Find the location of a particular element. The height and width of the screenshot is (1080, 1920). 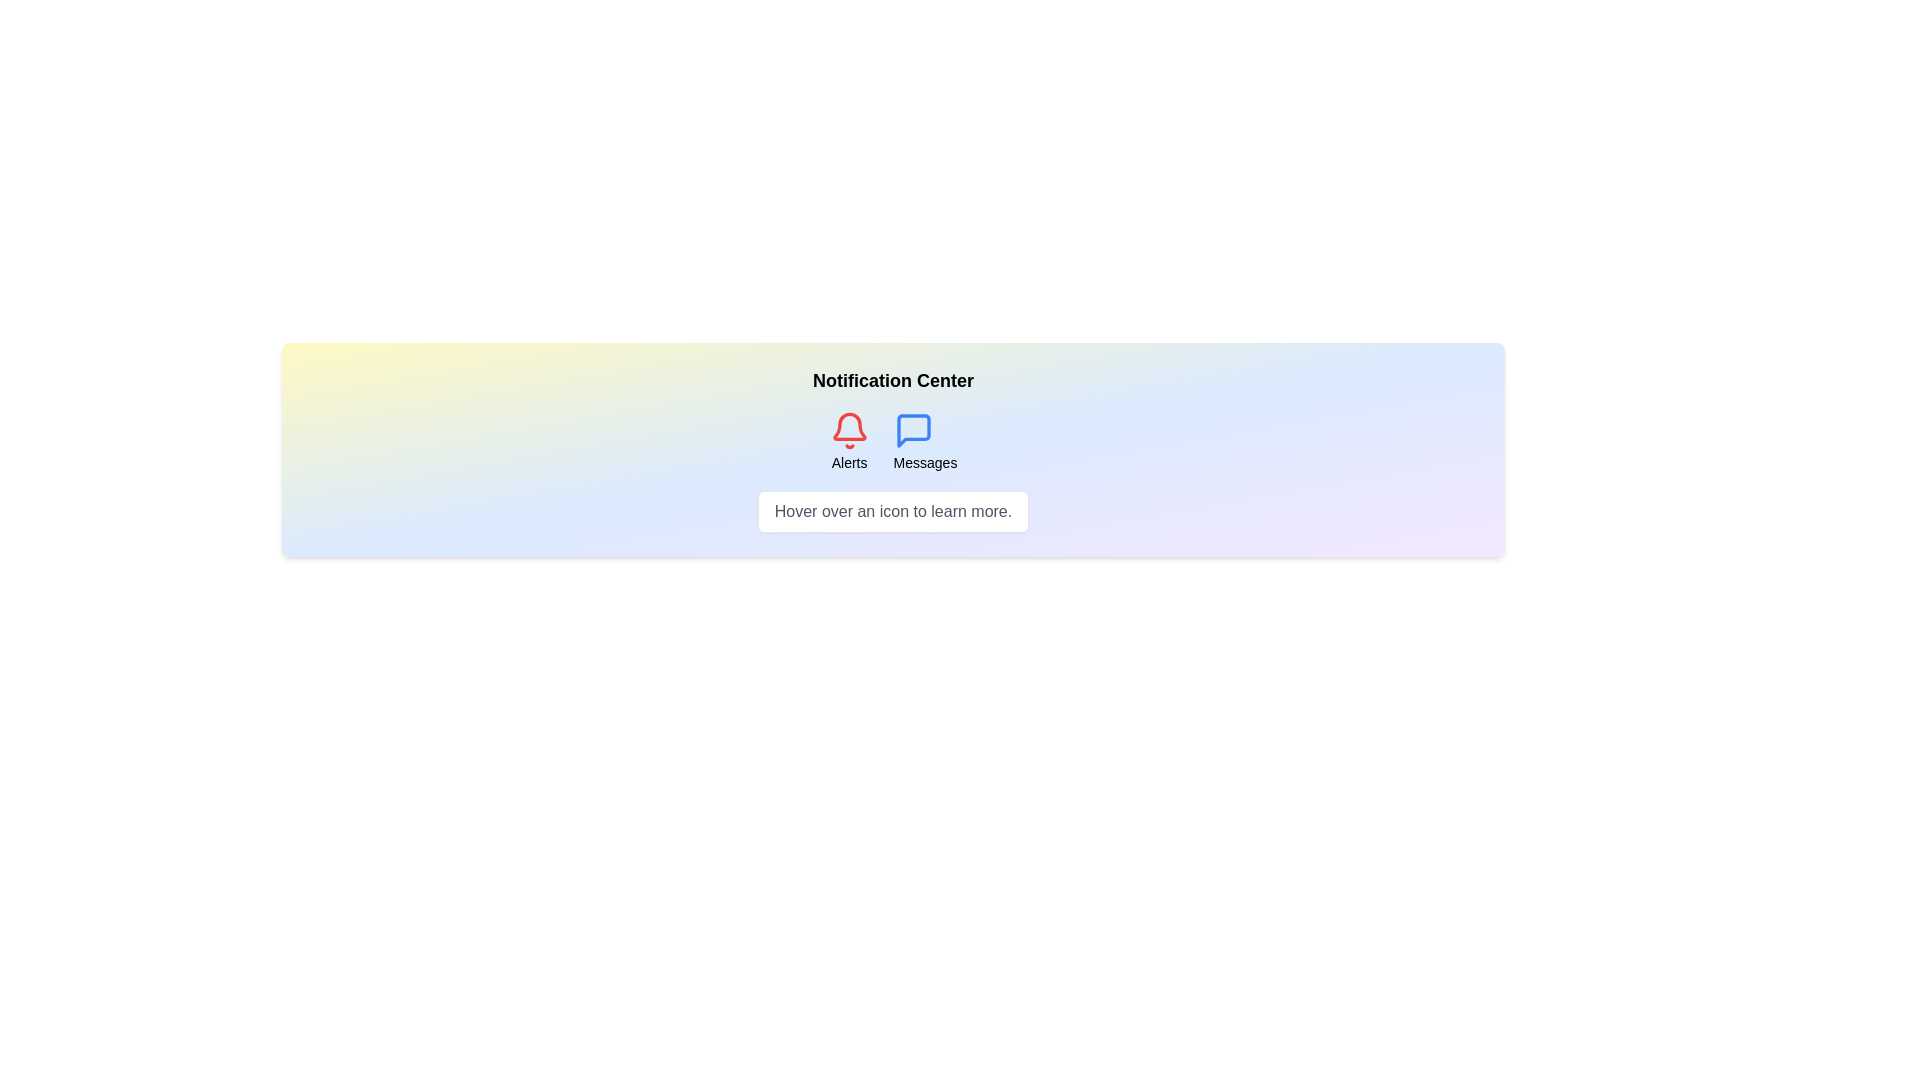

the 'Messages' text label located below the speech bubble icon in the notification section is located at coordinates (924, 462).